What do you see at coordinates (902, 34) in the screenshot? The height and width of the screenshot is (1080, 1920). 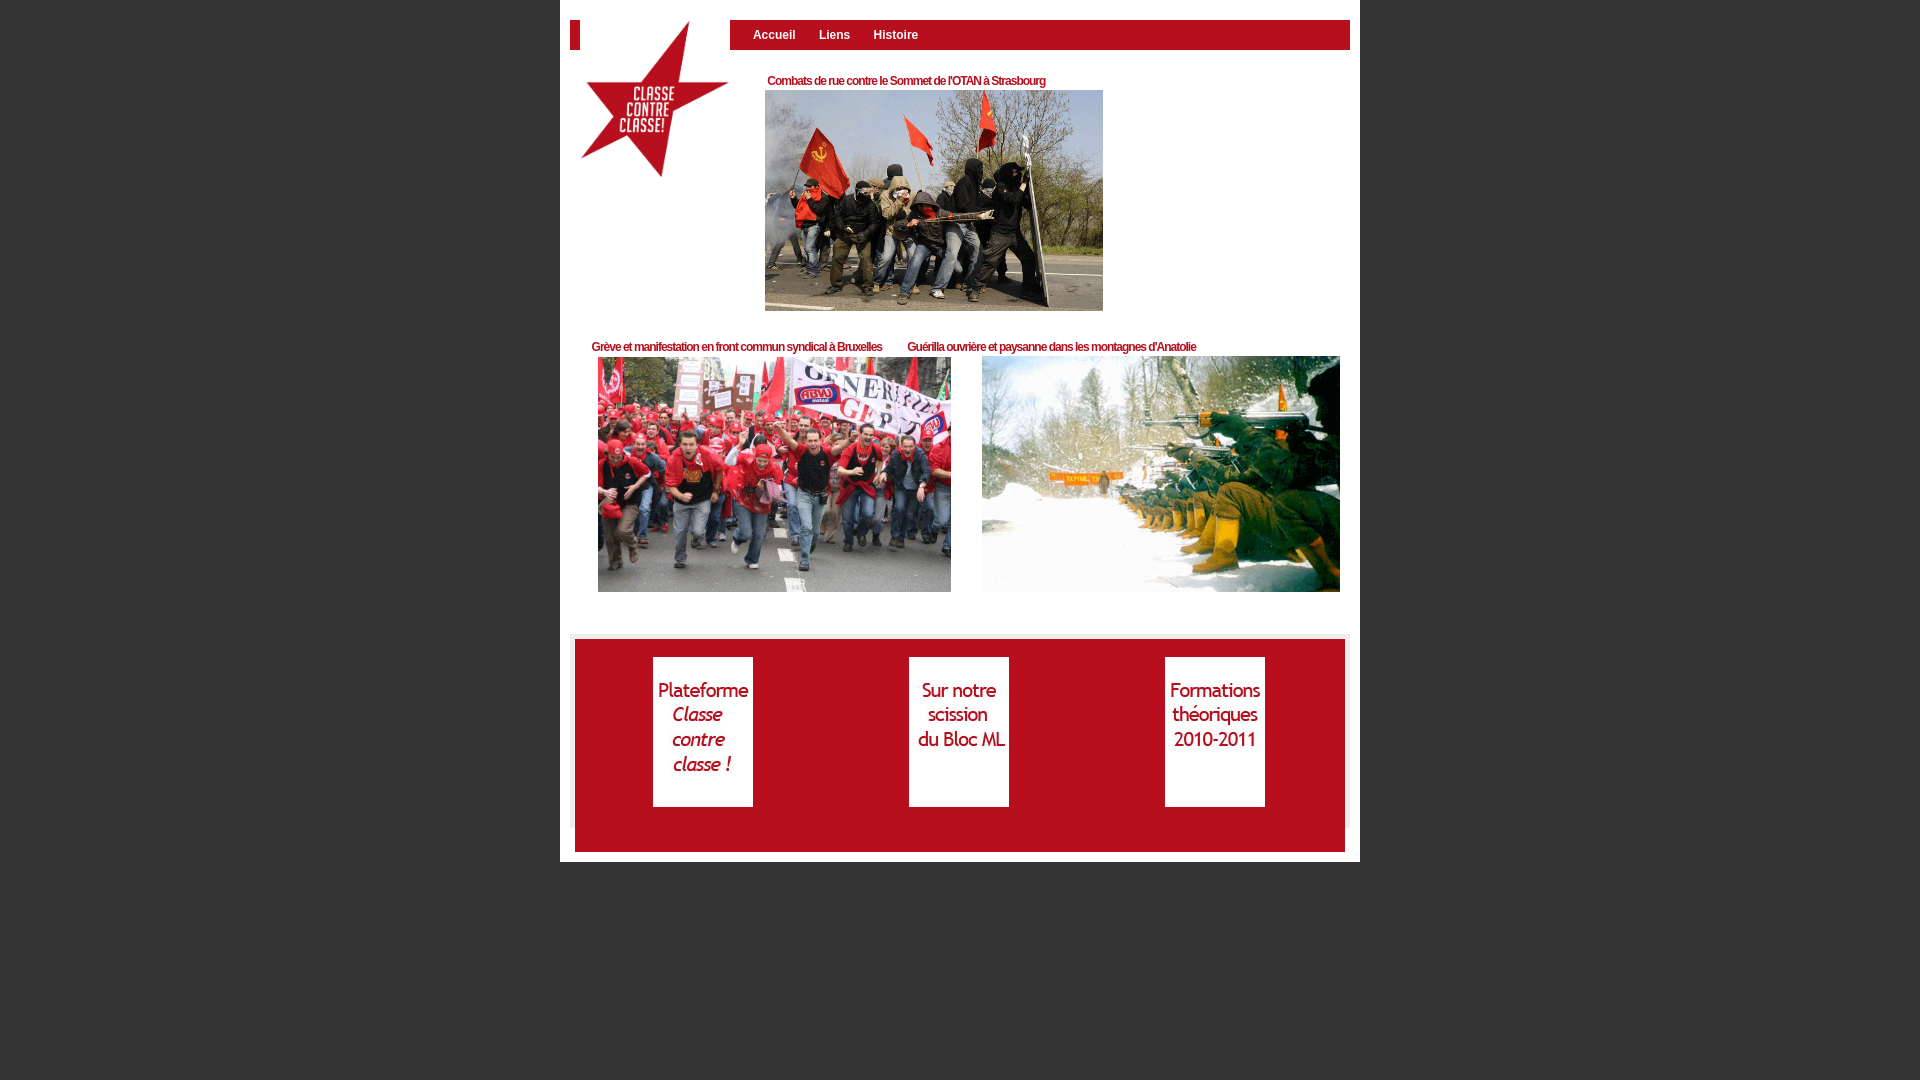 I see `' Histoire'` at bounding box center [902, 34].